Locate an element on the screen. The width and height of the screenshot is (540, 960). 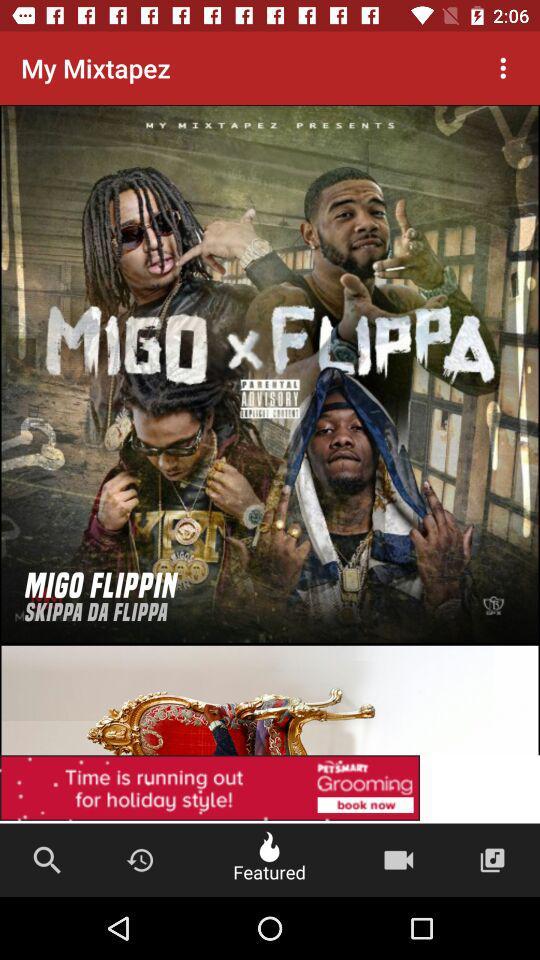
listen is located at coordinates (270, 373).